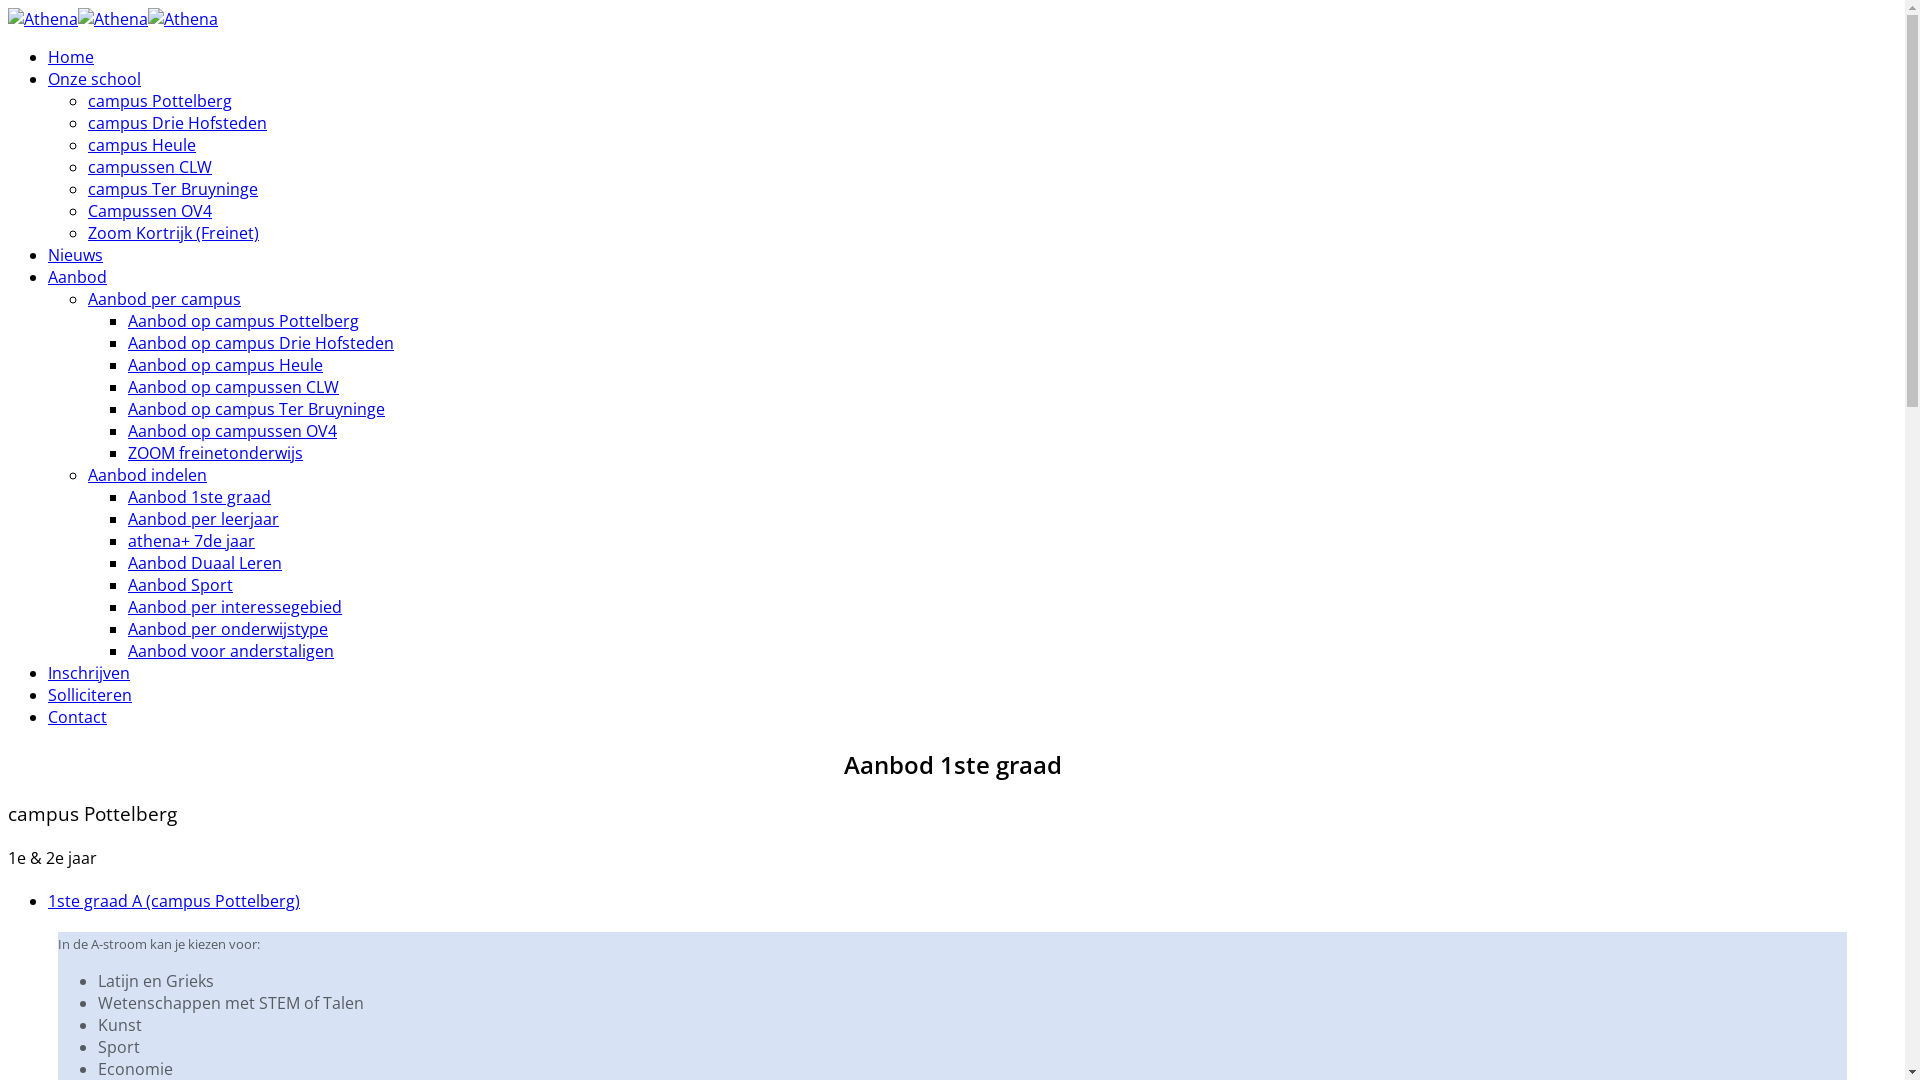 Image resolution: width=1920 pixels, height=1080 pixels. I want to click on 'Contact', so click(77, 716).